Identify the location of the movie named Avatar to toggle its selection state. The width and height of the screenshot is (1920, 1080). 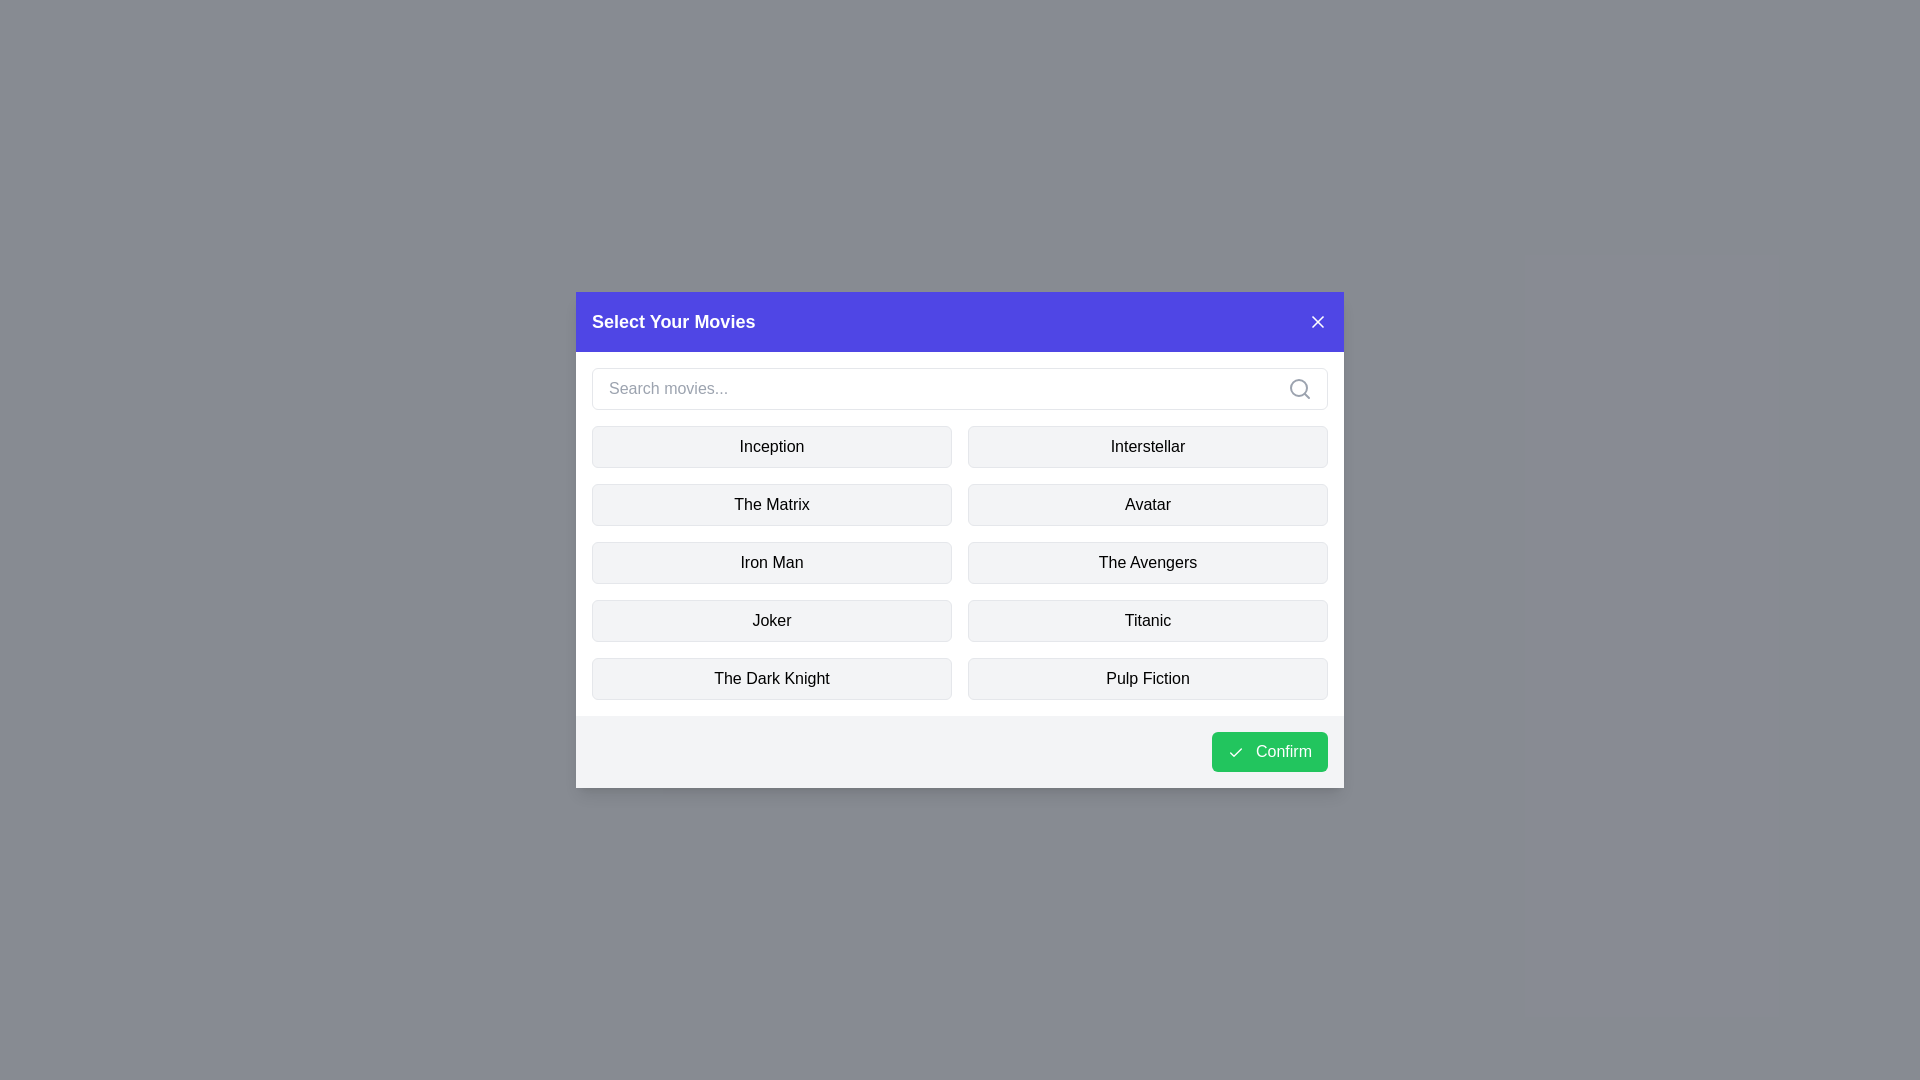
(1147, 504).